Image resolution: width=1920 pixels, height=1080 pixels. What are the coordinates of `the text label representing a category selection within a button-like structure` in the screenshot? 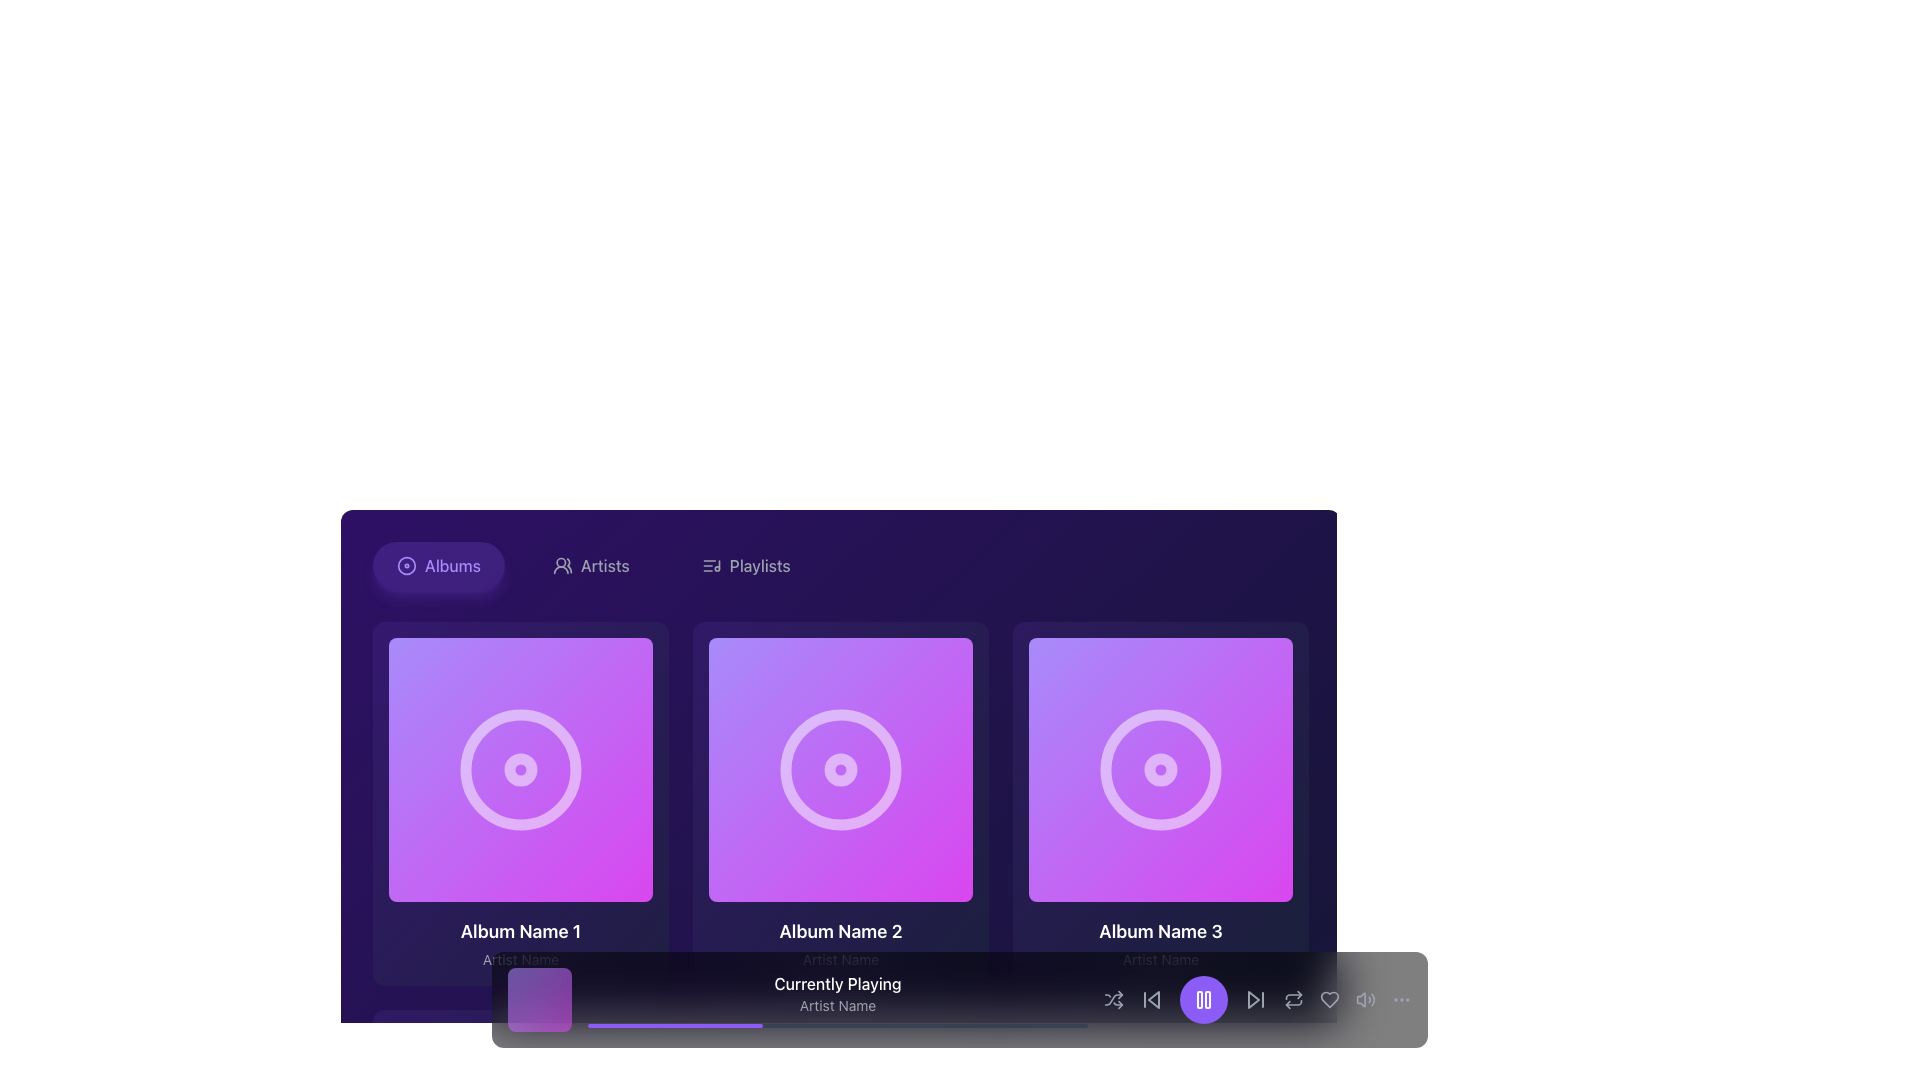 It's located at (451, 566).